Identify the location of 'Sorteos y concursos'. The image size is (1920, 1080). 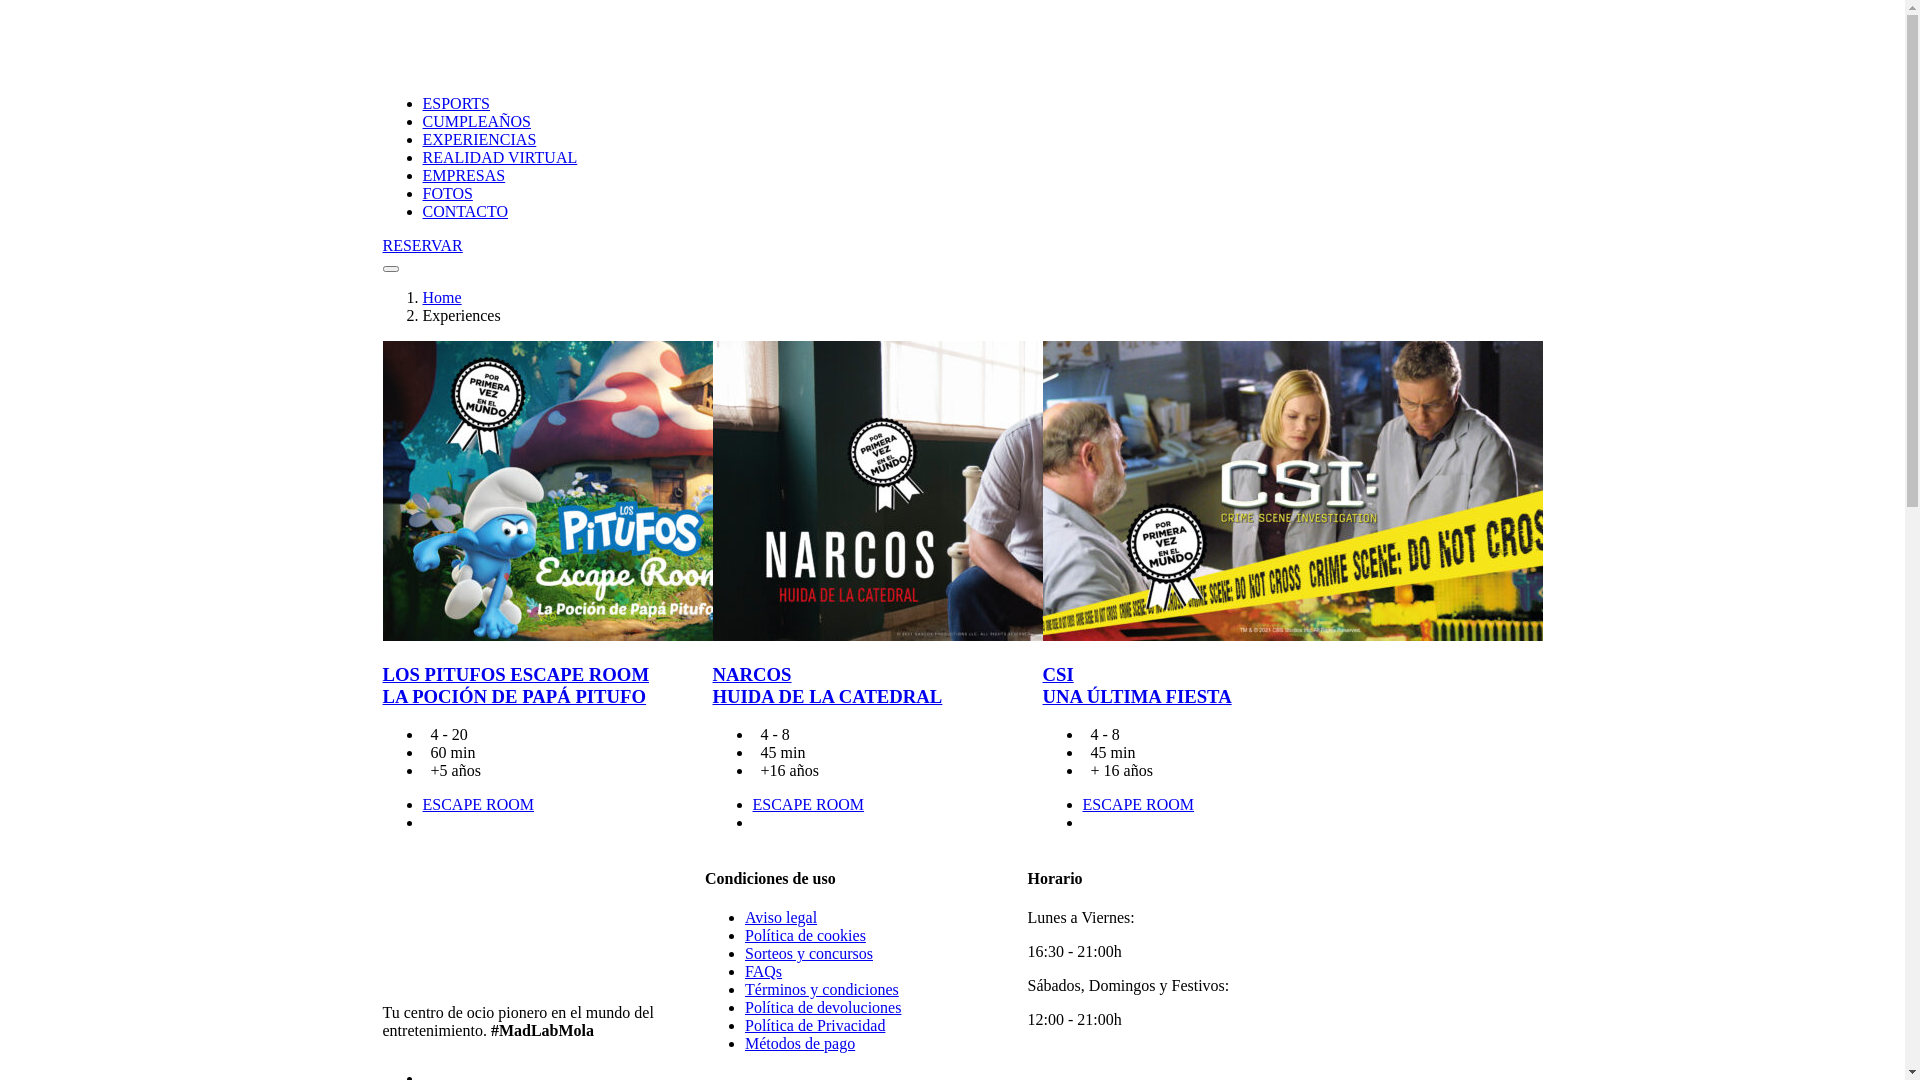
(809, 952).